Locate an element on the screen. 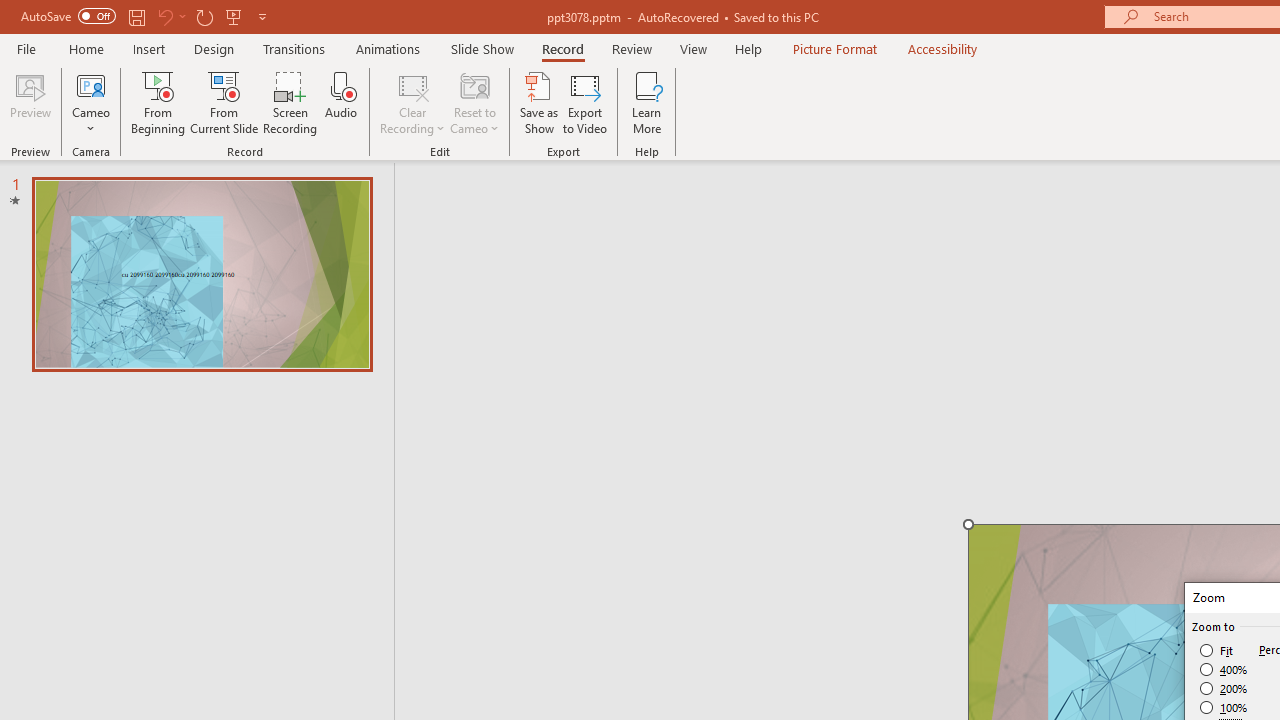 This screenshot has height=720, width=1280. 'Cameo' is located at coordinates (90, 103).